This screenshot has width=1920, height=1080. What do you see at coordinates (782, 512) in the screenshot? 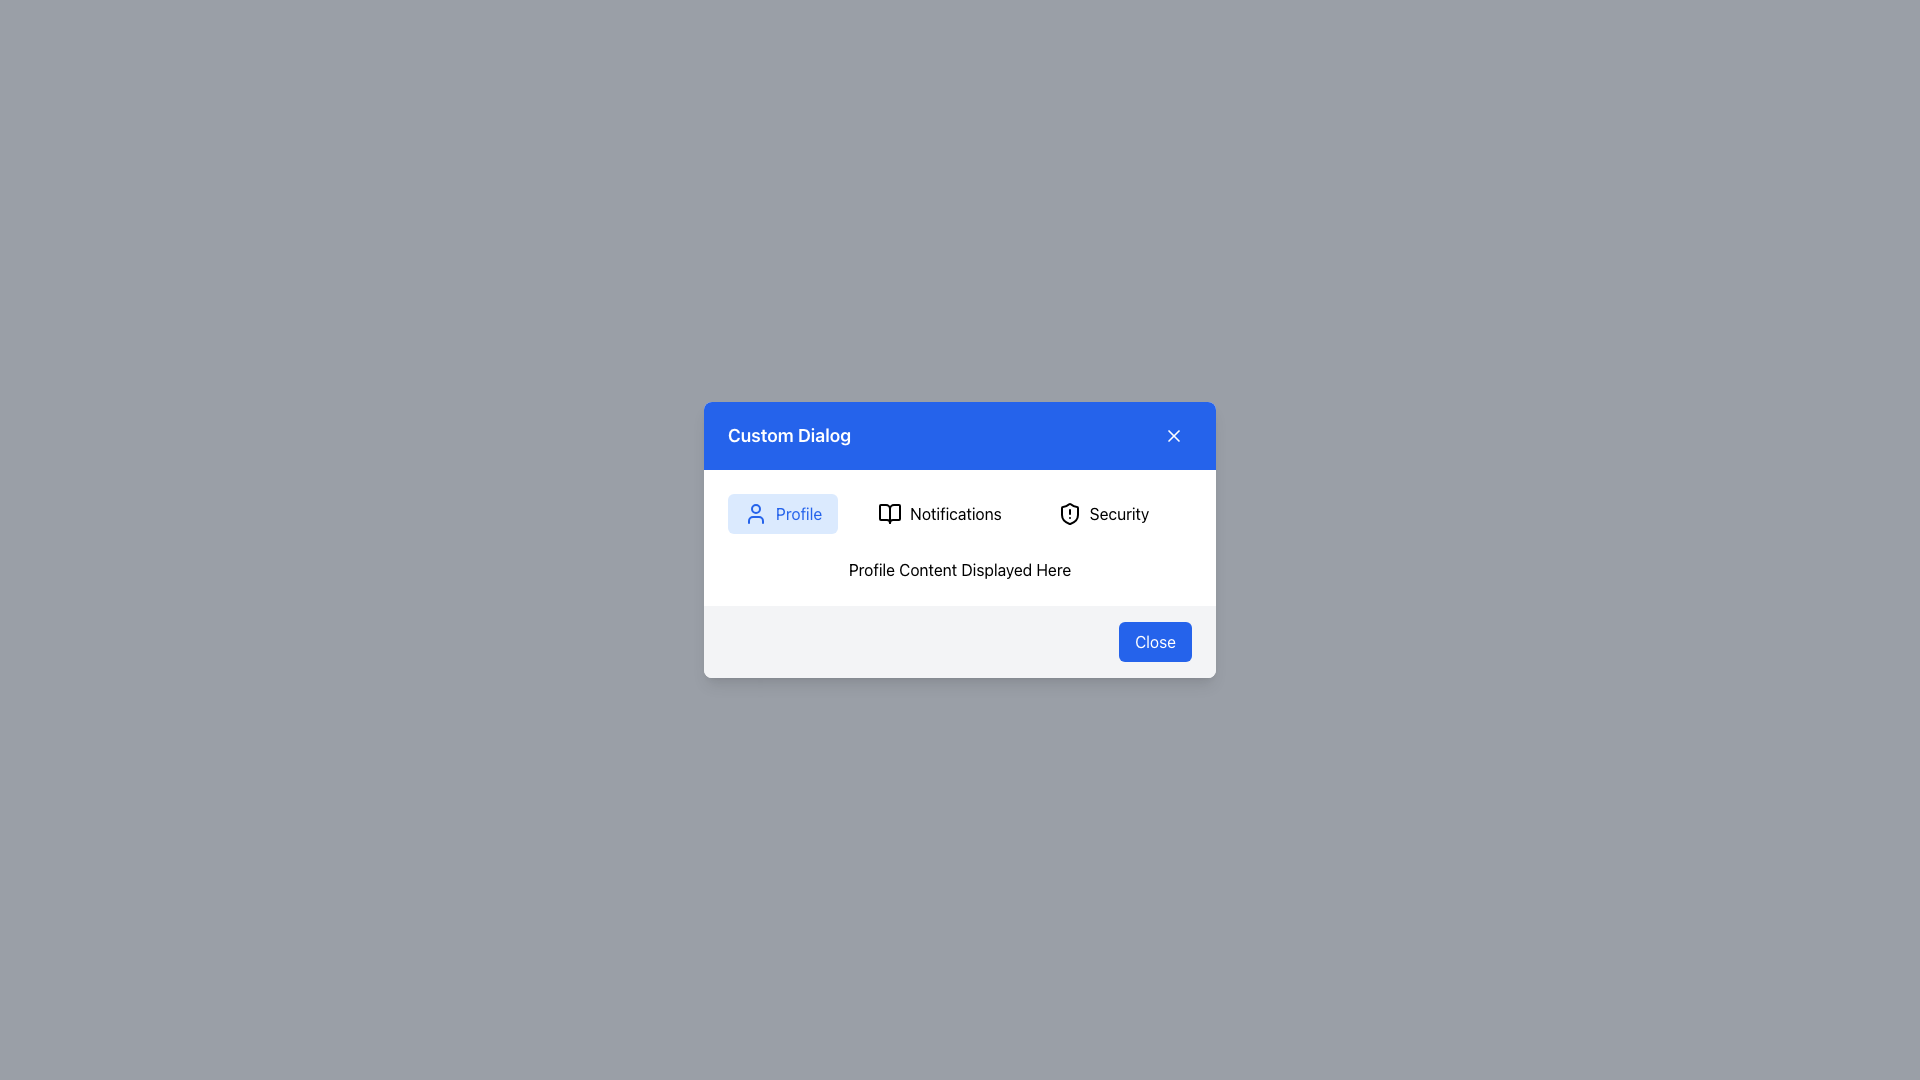
I see `the first button in the horizontal sequence` at bounding box center [782, 512].